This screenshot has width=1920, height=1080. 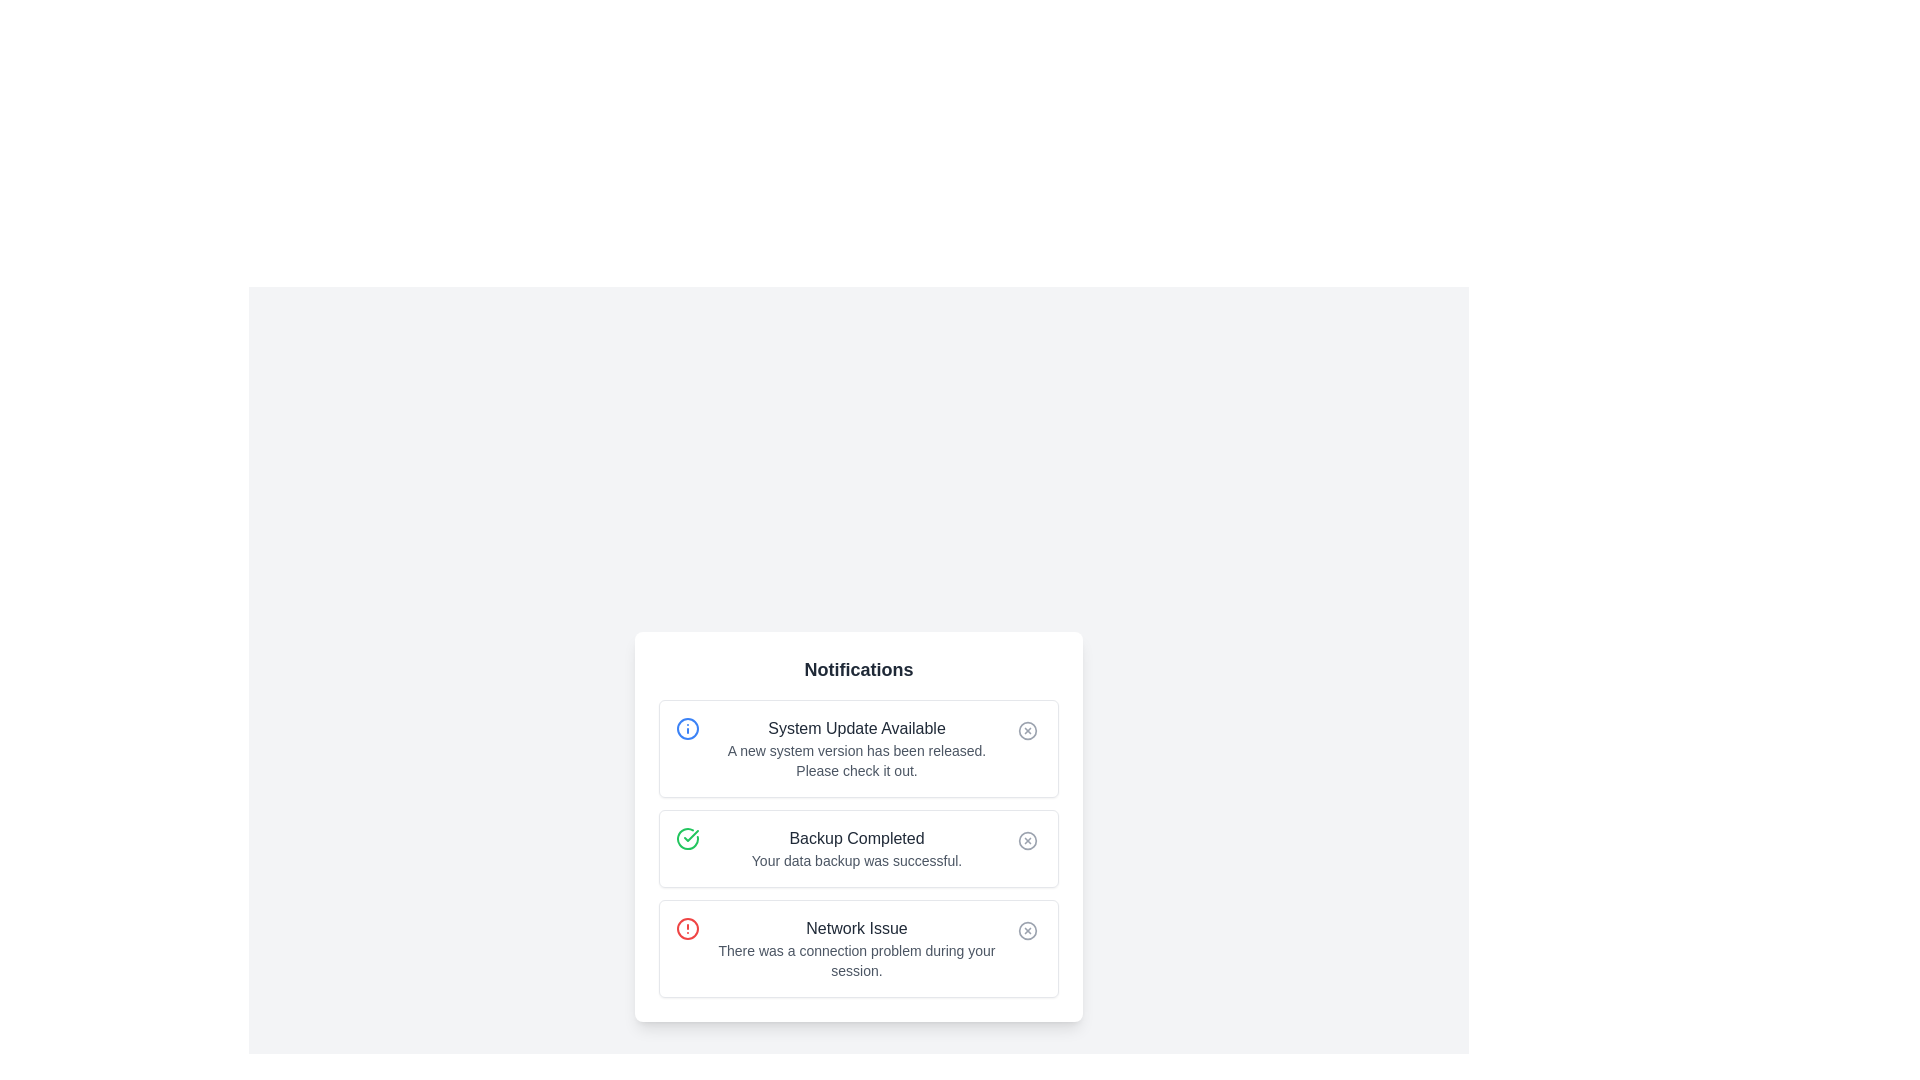 What do you see at coordinates (857, 947) in the screenshot?
I see `the Informational text block displaying 'Network Issue'` at bounding box center [857, 947].